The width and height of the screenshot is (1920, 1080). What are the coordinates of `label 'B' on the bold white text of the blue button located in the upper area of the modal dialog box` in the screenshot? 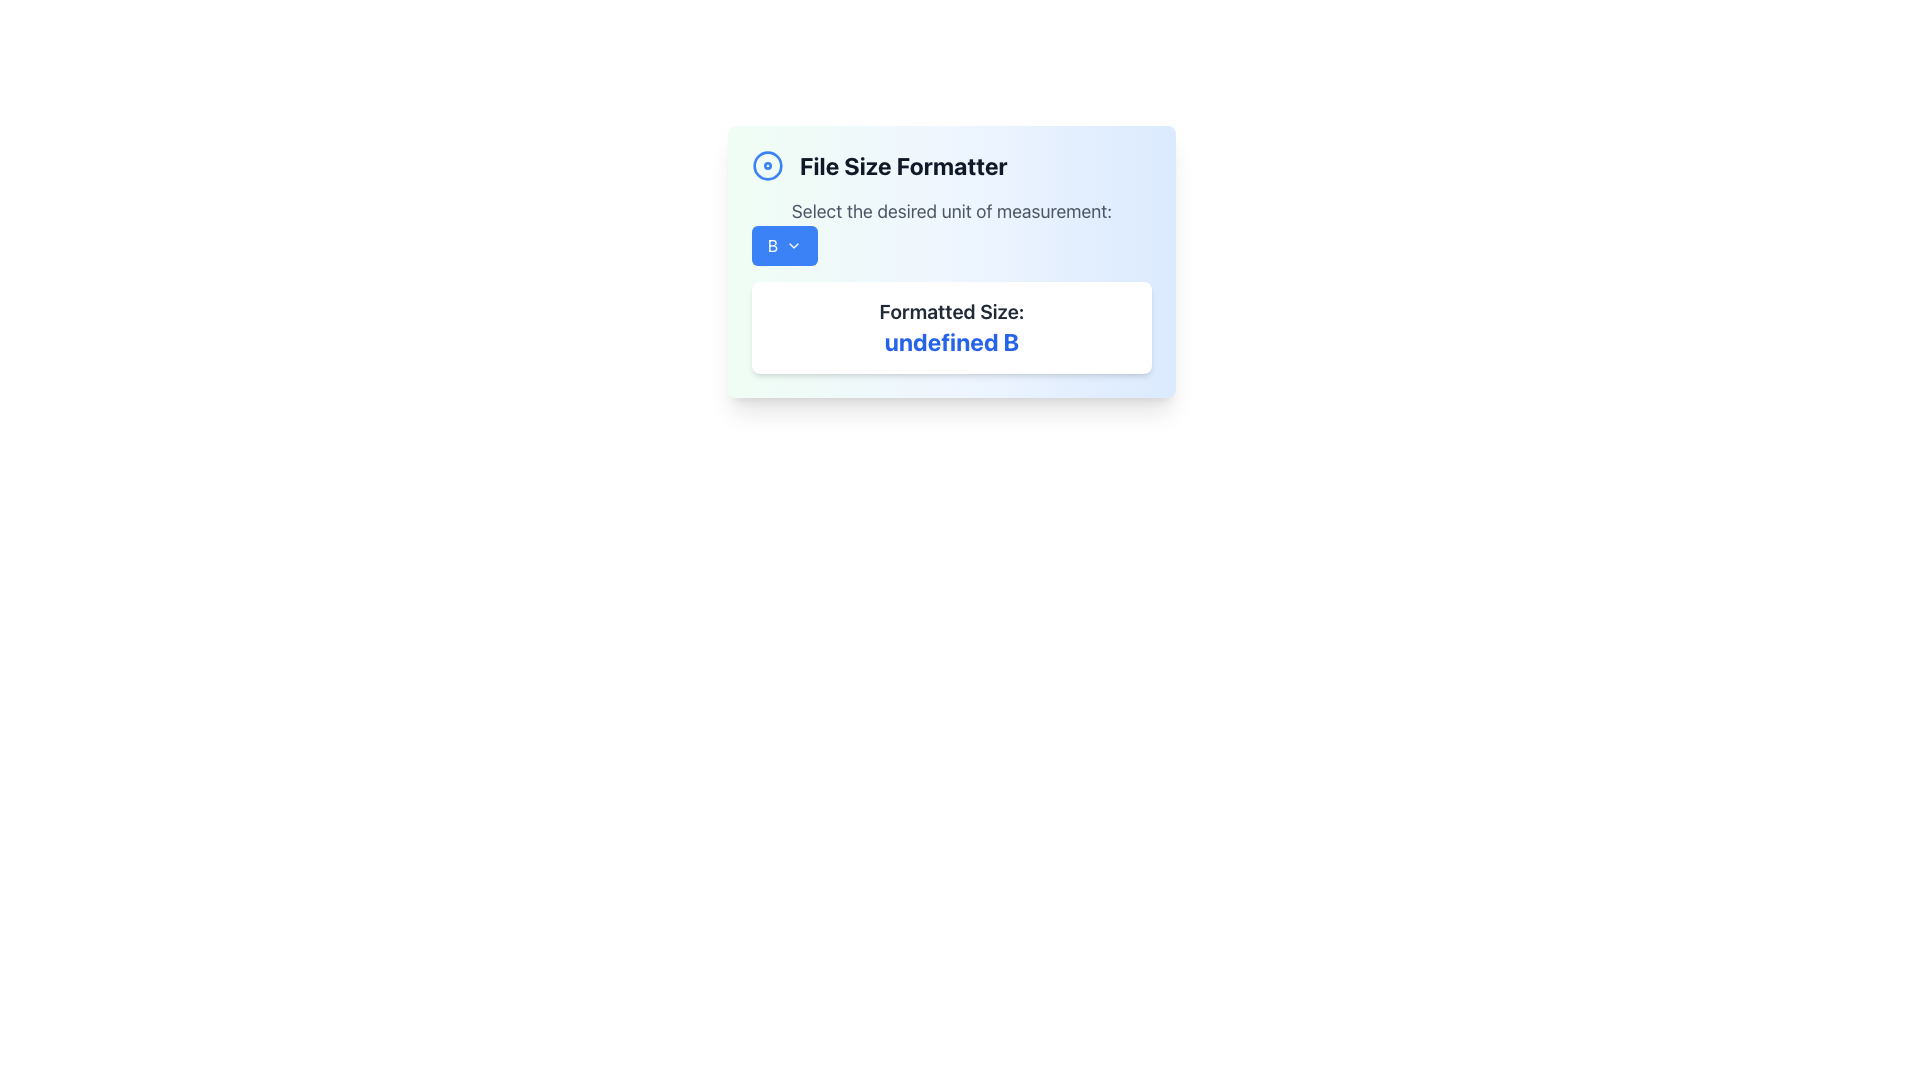 It's located at (772, 245).